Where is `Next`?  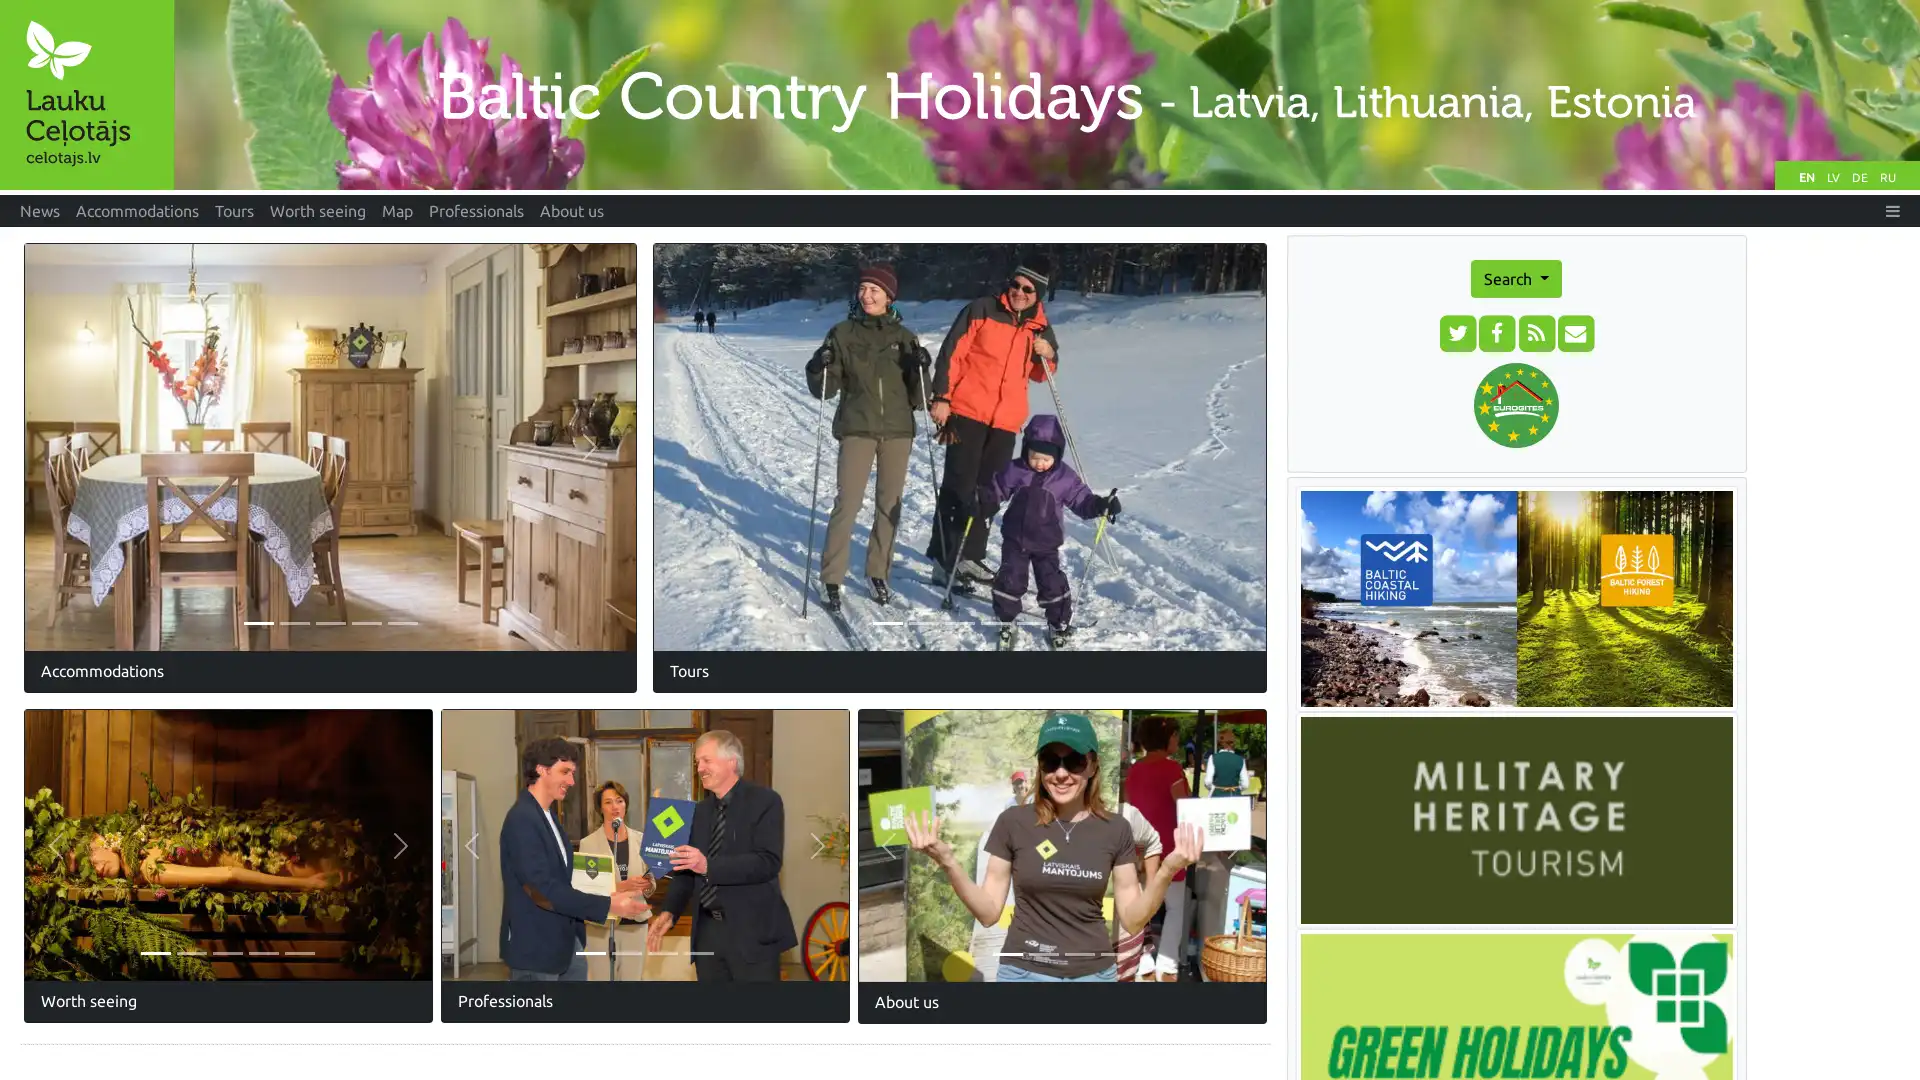
Next is located at coordinates (1233, 845).